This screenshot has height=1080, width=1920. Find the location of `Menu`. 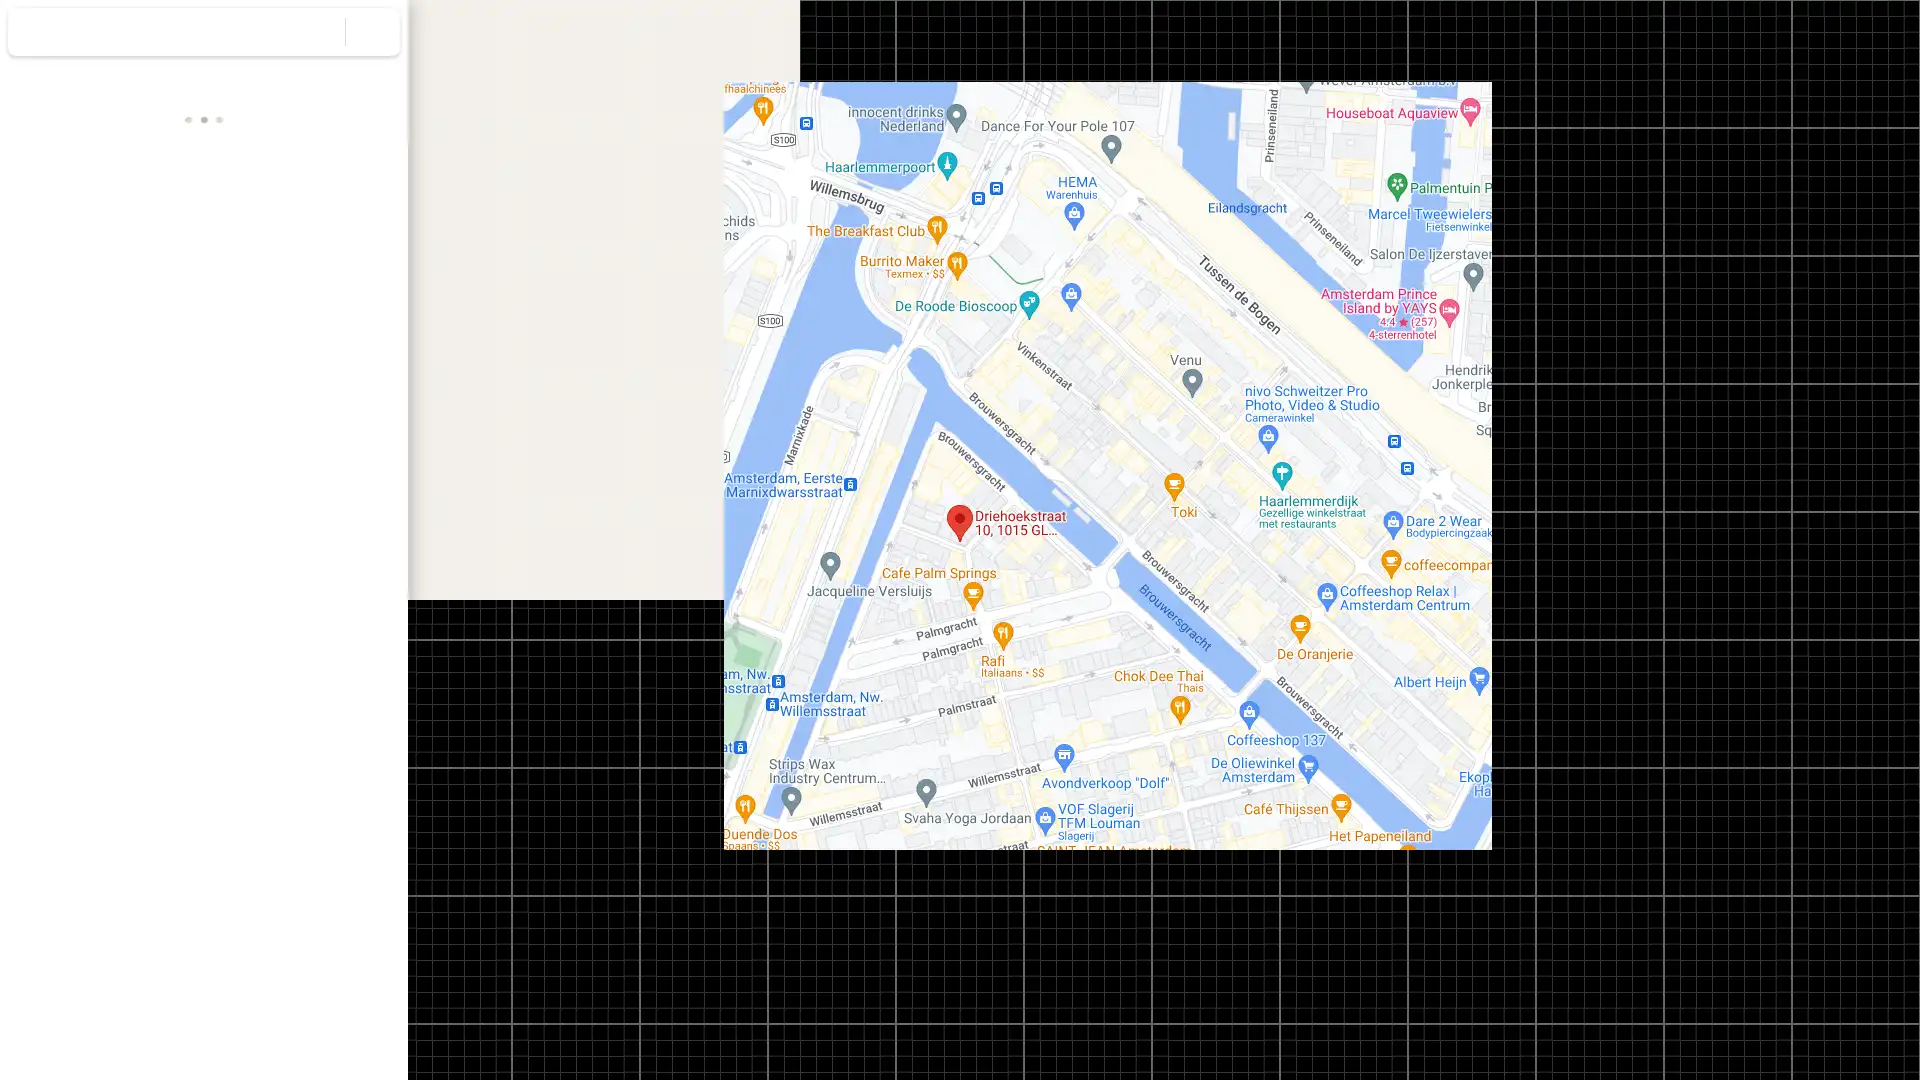

Menu is located at coordinates (35, 34).